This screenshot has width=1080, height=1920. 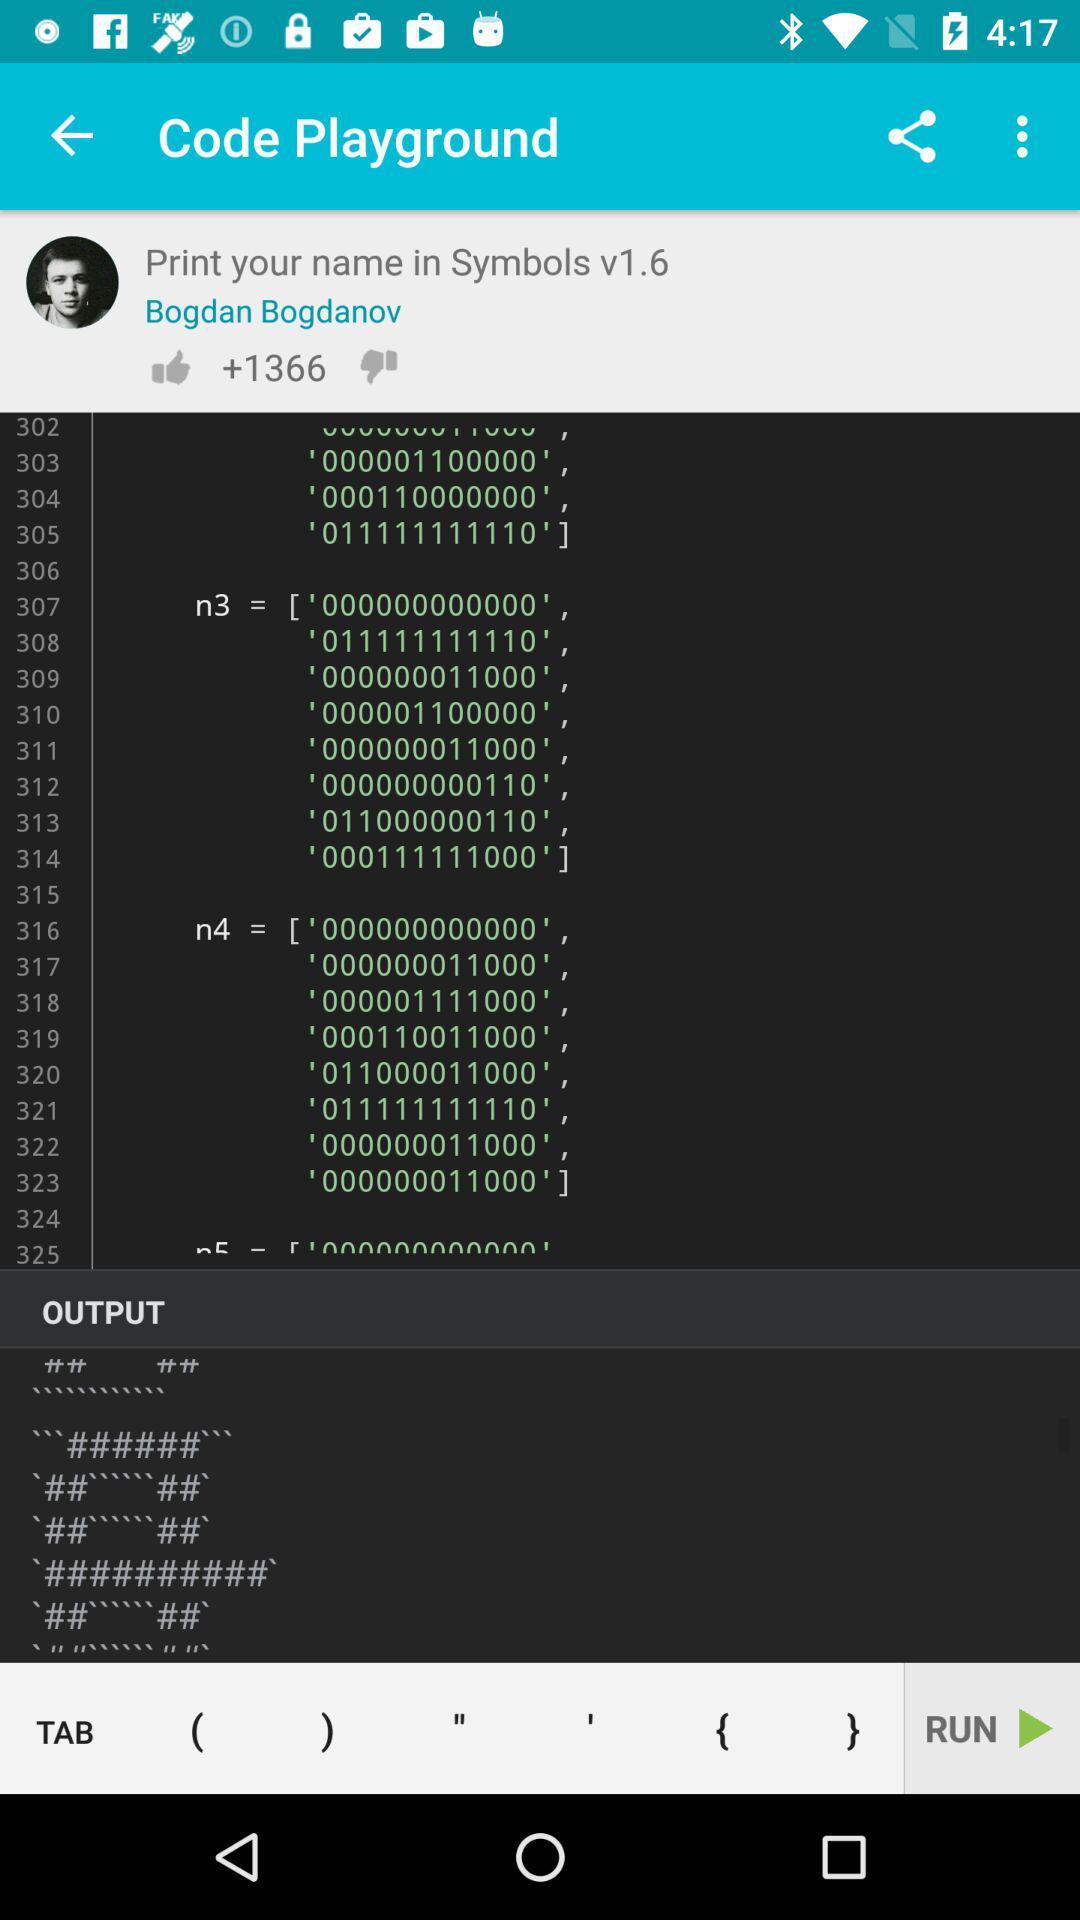 I want to click on the thumbs_down icon, so click(x=378, y=366).